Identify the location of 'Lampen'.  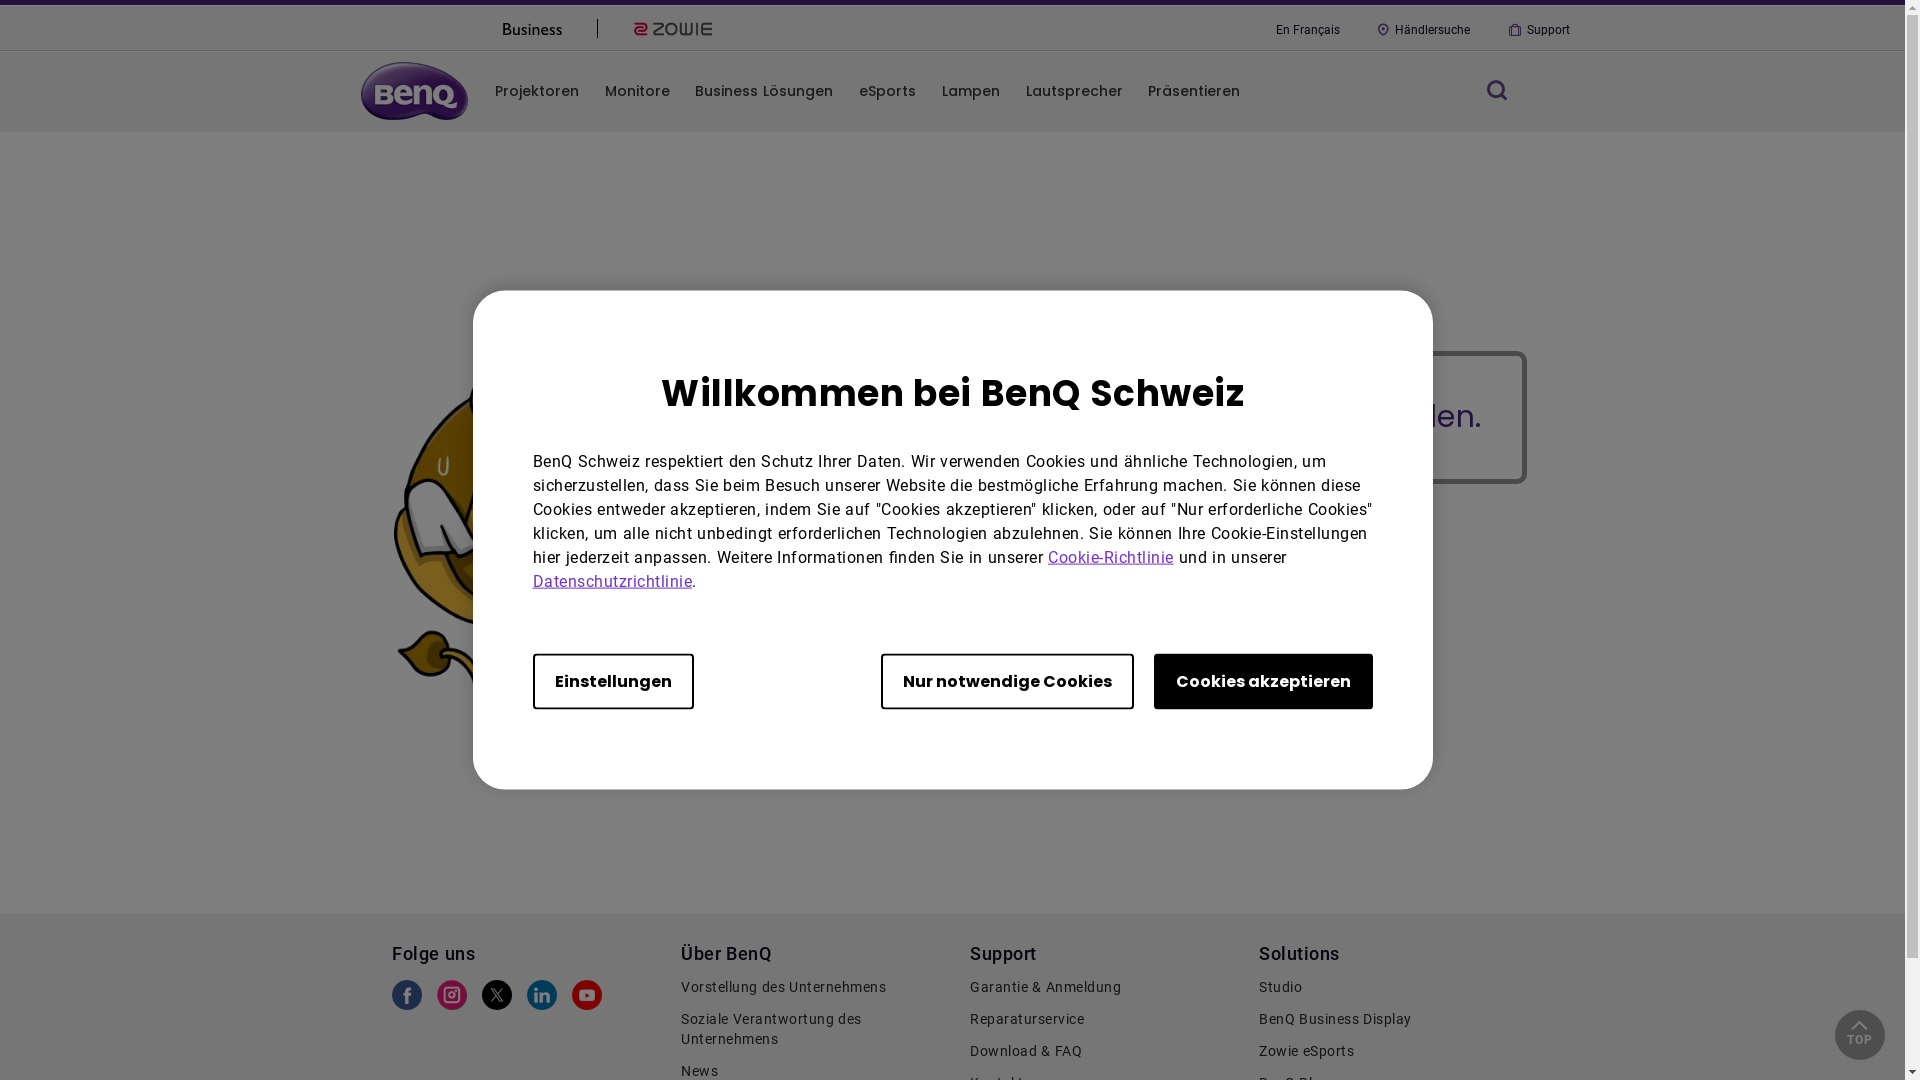
(969, 91).